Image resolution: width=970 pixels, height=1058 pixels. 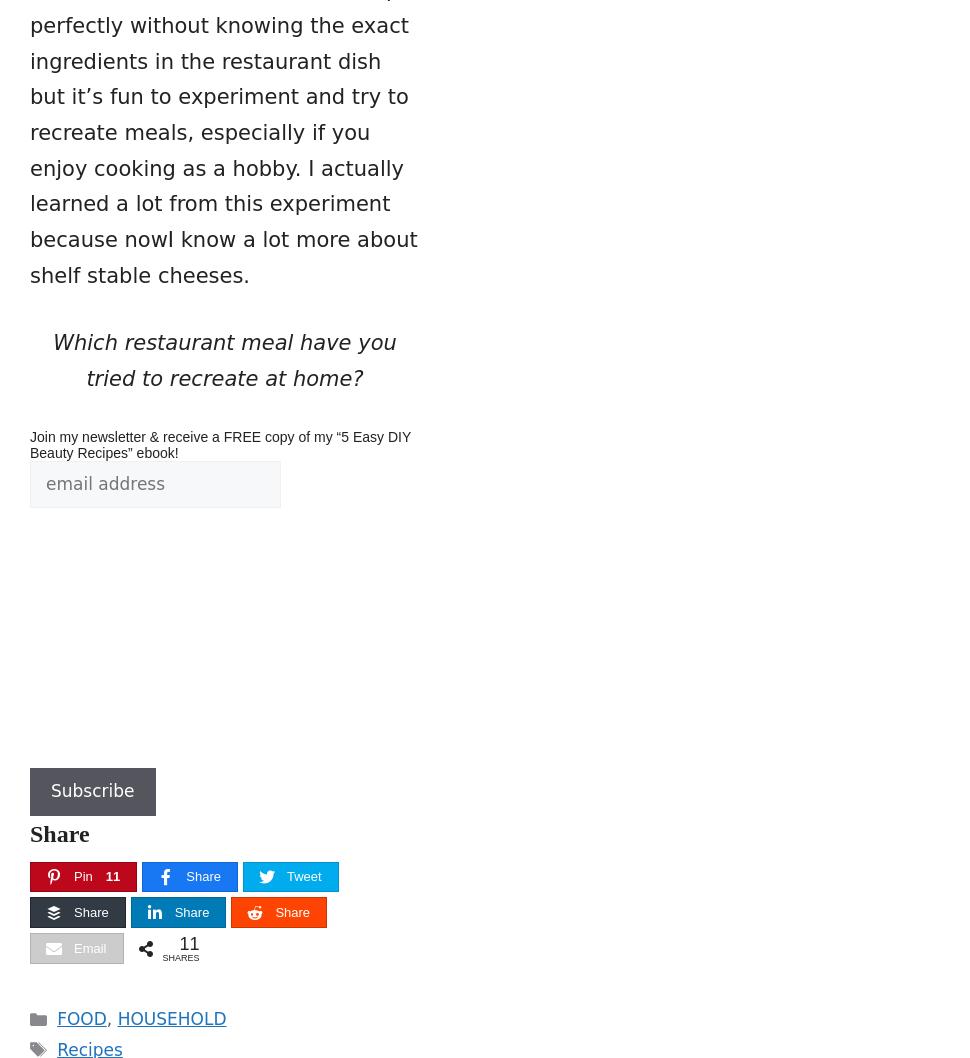 What do you see at coordinates (73, 948) in the screenshot?
I see `'Email'` at bounding box center [73, 948].